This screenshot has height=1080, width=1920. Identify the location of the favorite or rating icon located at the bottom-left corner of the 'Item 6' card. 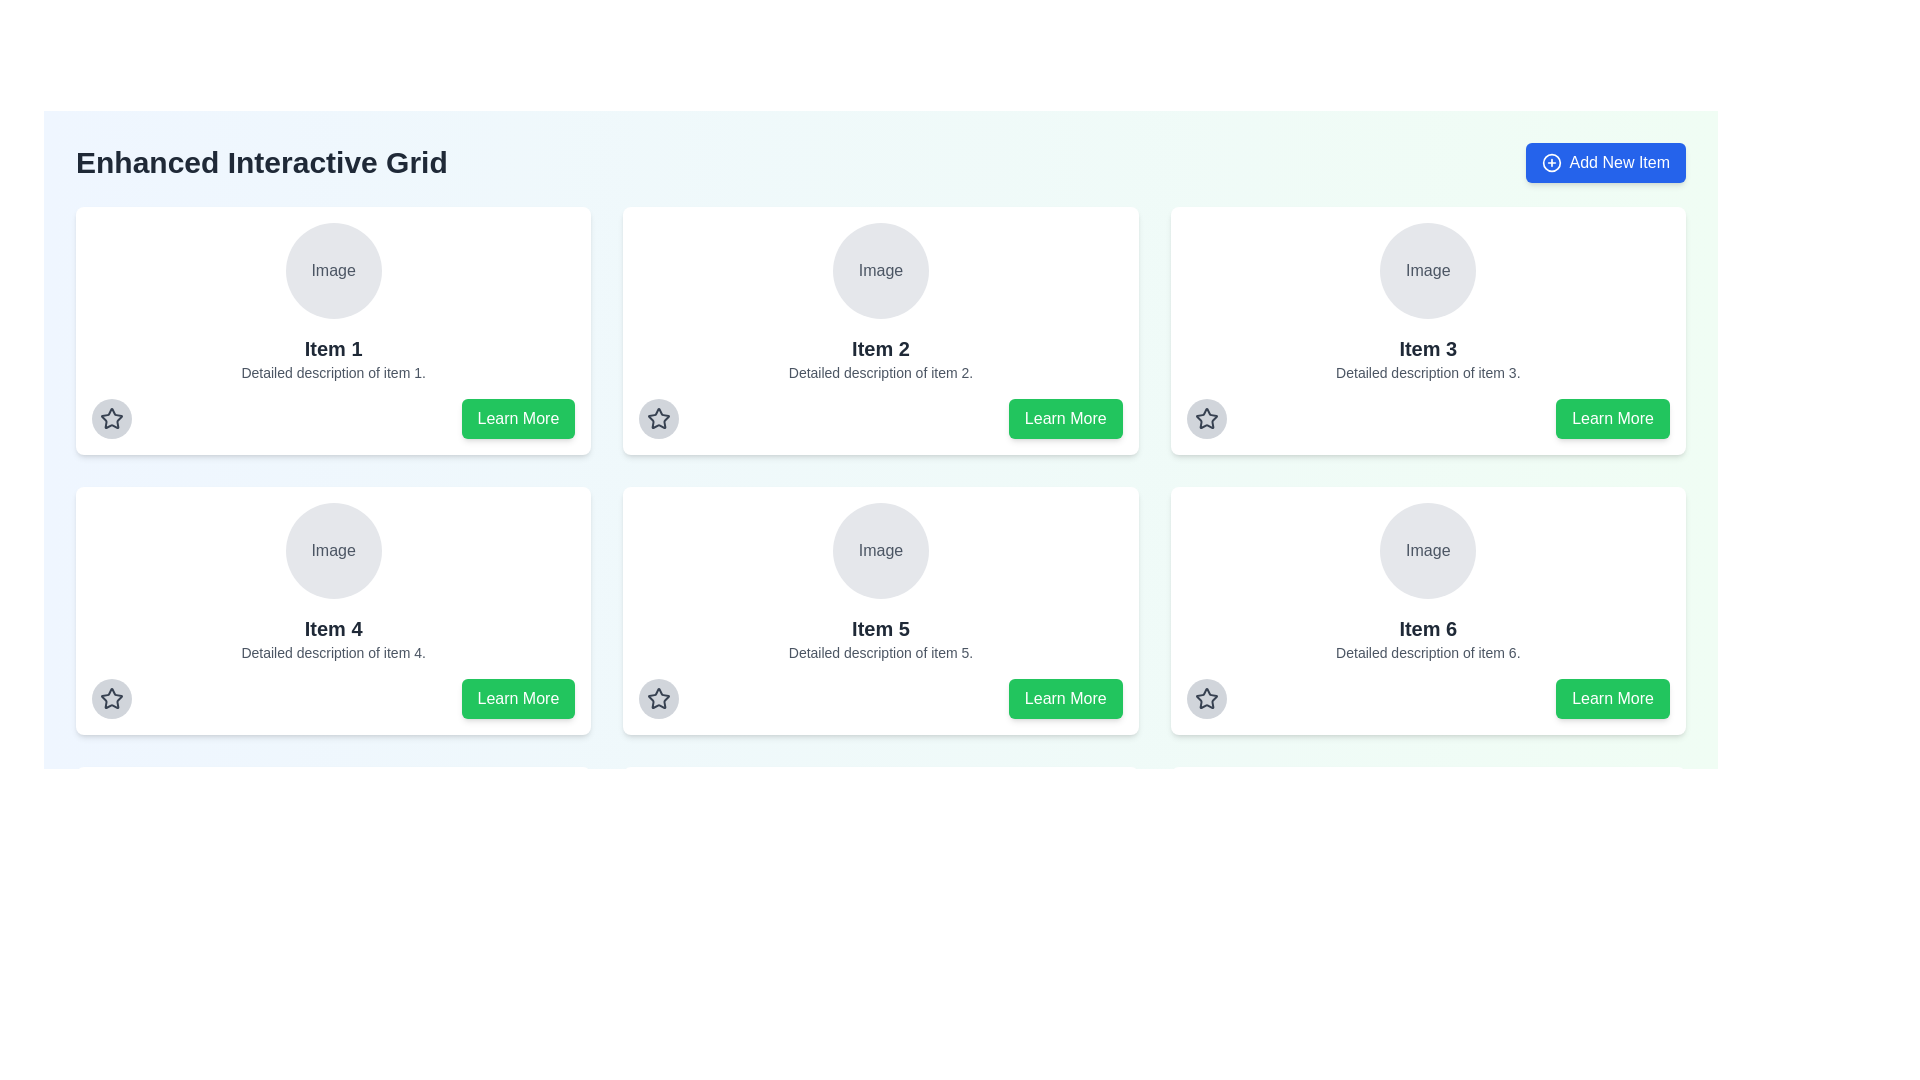
(1205, 697).